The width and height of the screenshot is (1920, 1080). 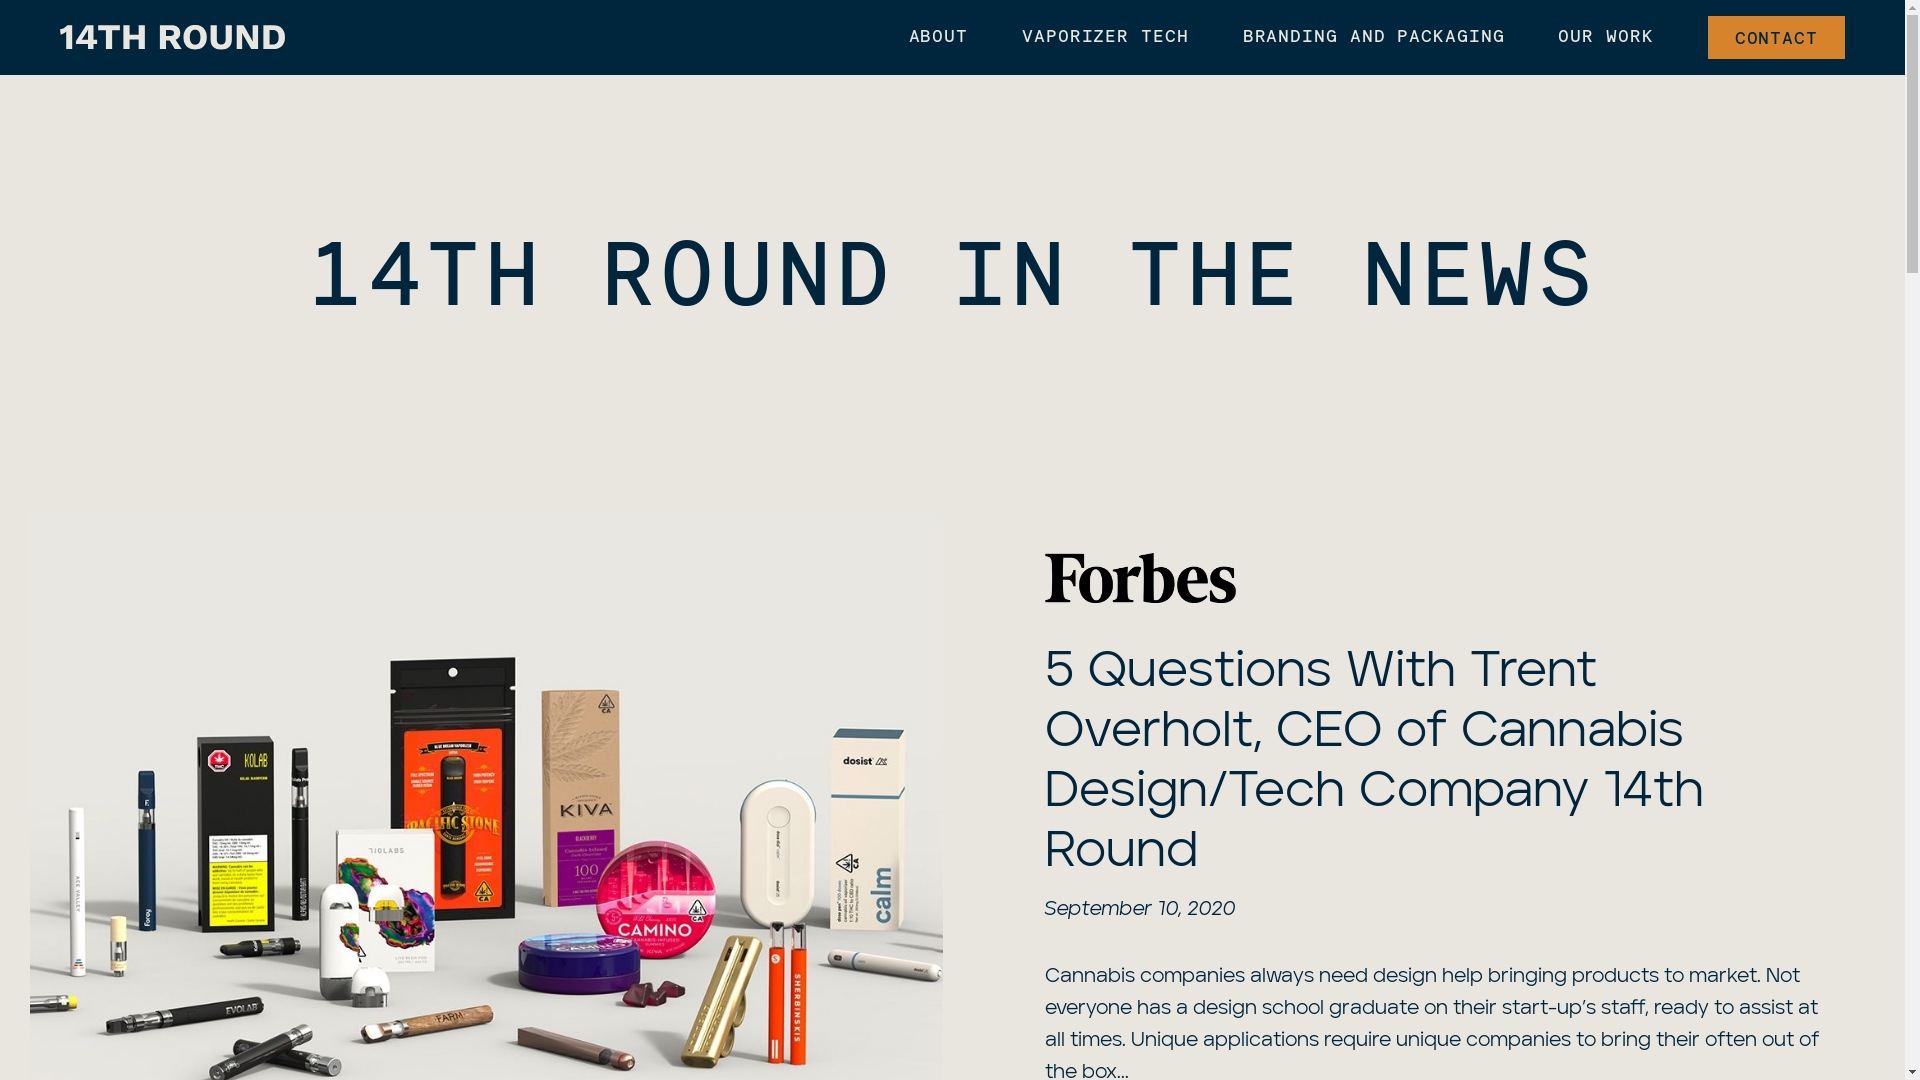 What do you see at coordinates (1776, 37) in the screenshot?
I see `'CONTACT'` at bounding box center [1776, 37].